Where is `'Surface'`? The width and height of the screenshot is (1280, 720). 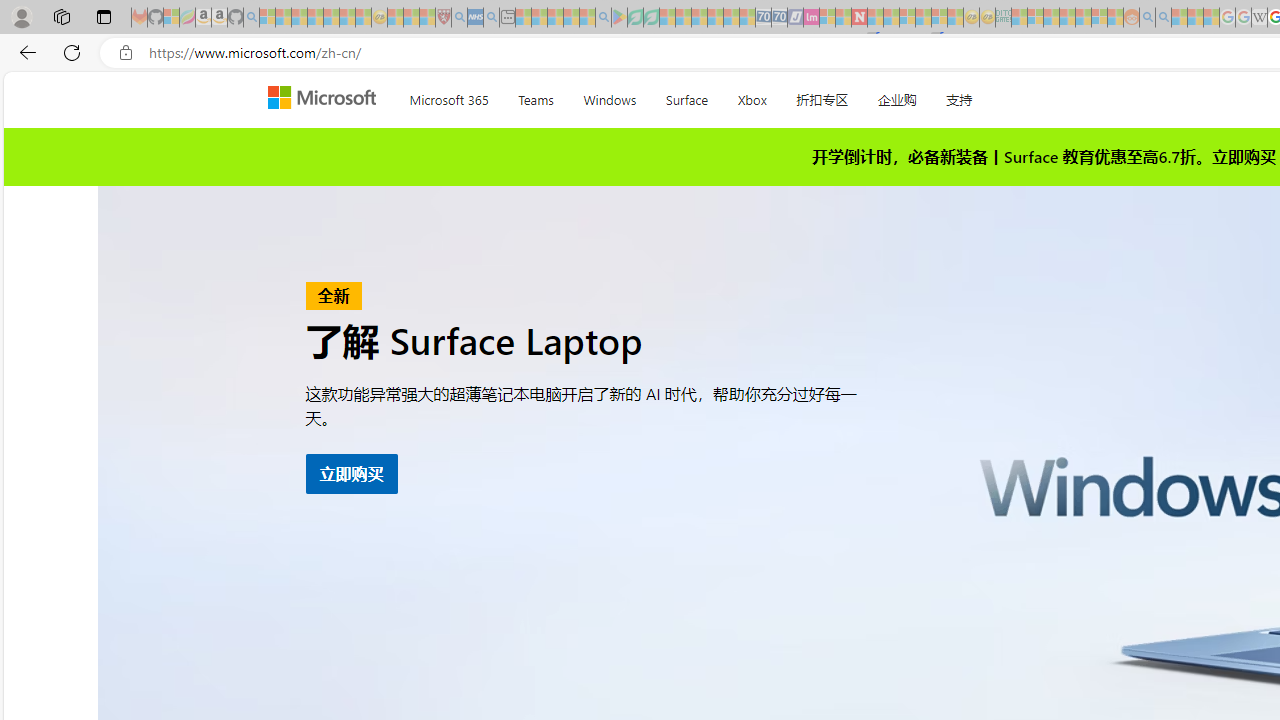
'Surface' is located at coordinates (686, 96).